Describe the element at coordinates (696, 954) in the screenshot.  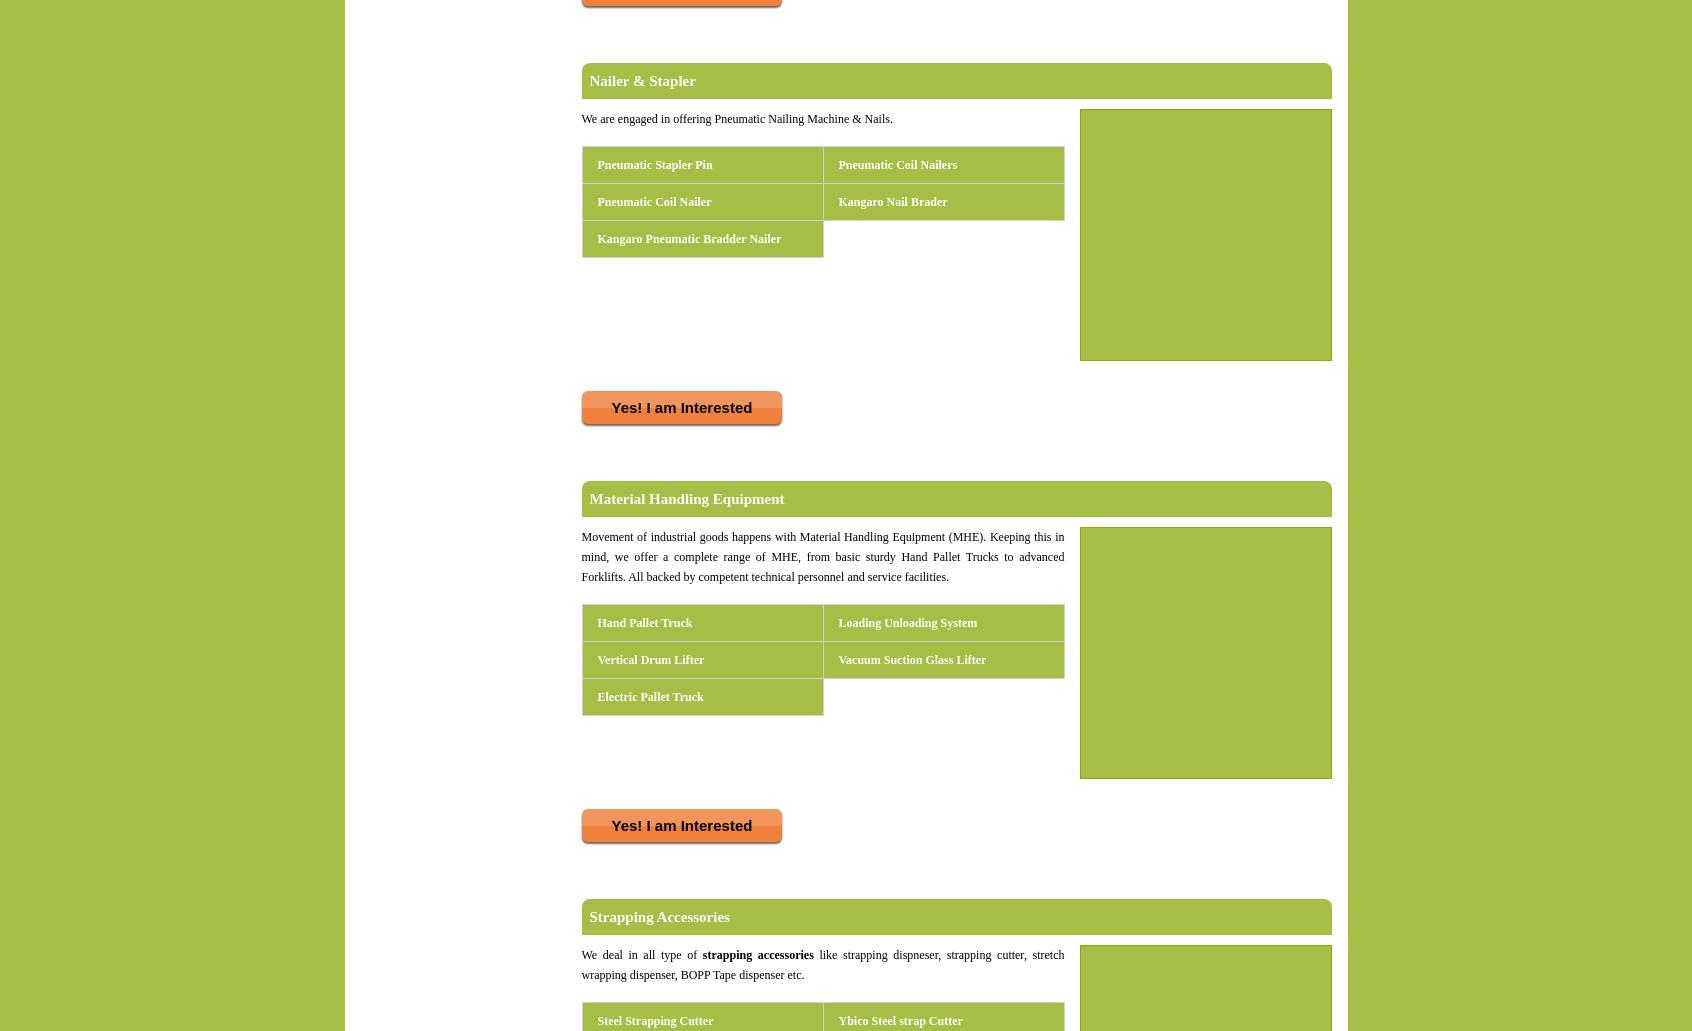
I see `'strapping accessories'` at that location.